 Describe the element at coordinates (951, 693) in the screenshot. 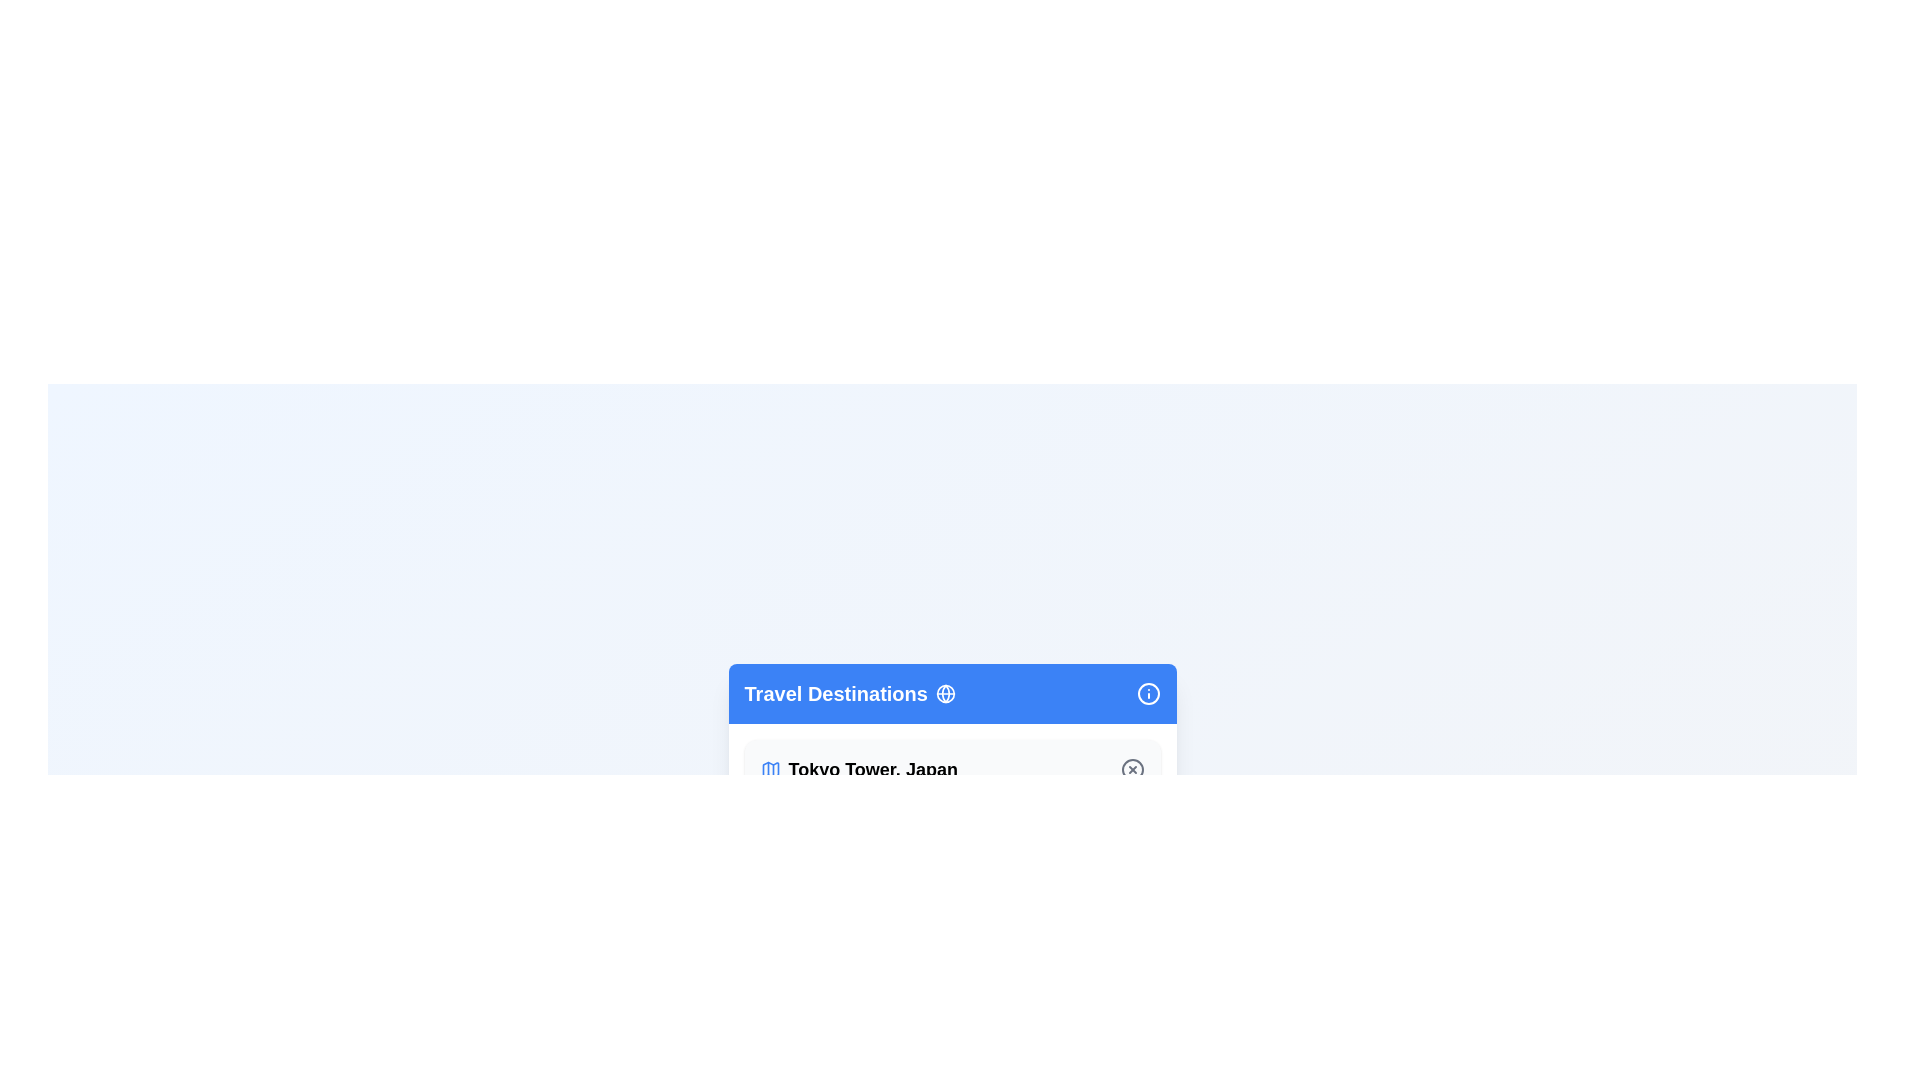

I see `the header bar titled 'Travel Destinations'` at that location.